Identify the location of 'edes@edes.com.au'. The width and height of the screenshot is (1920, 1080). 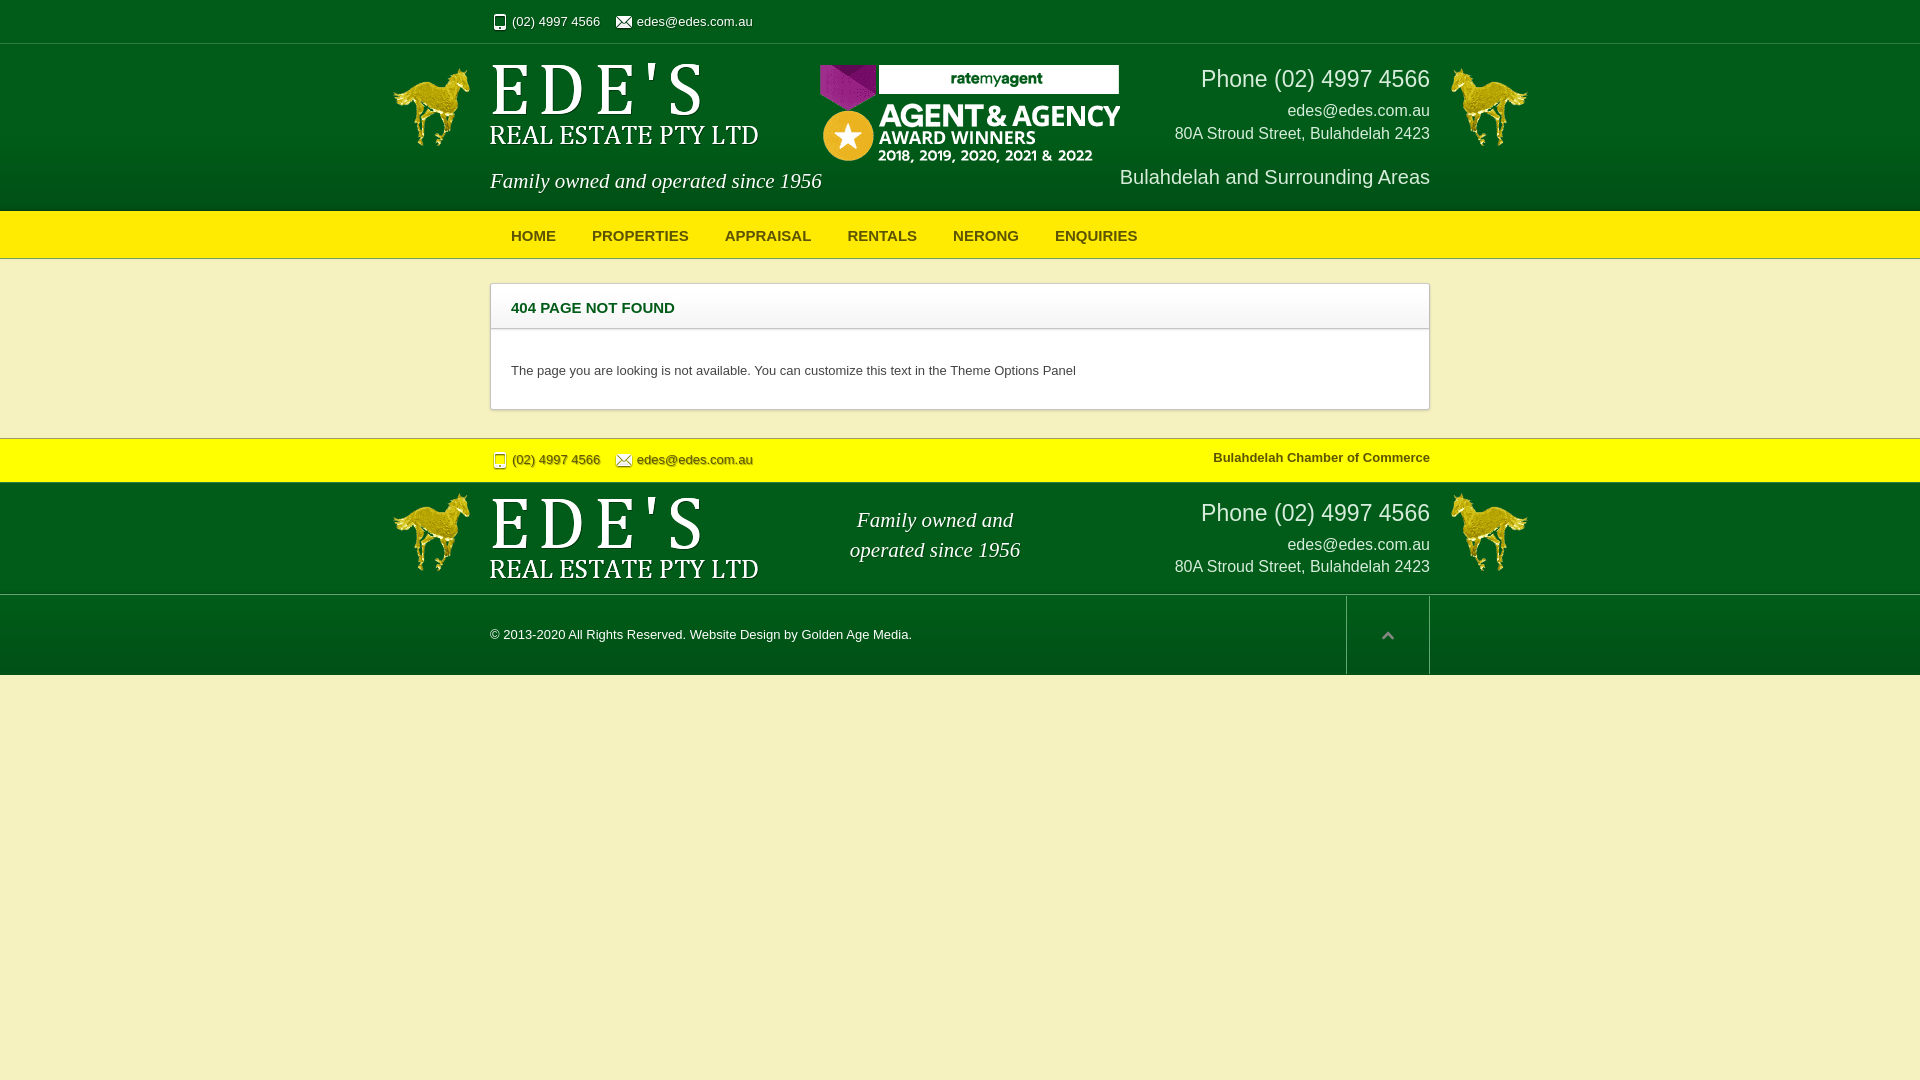
(683, 21).